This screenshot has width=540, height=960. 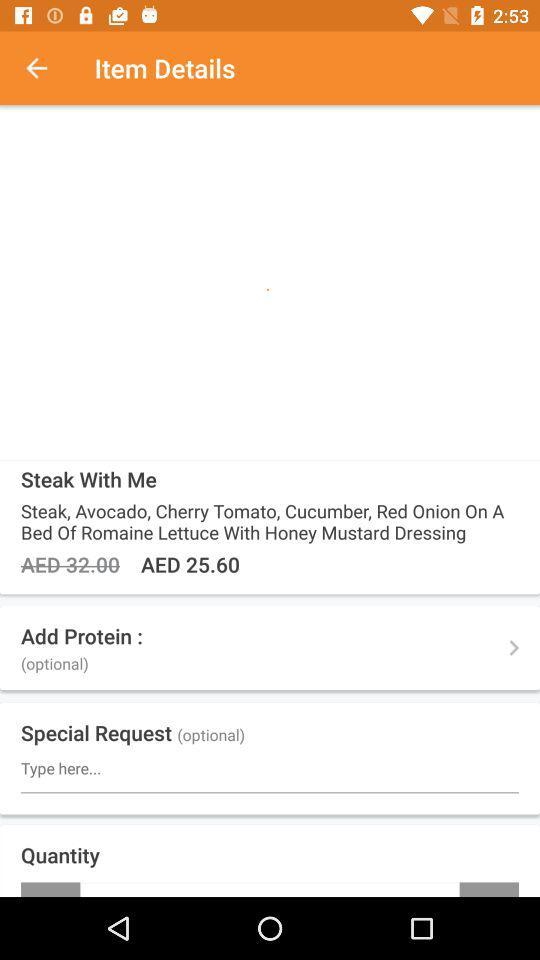 I want to click on go back, so click(x=47, y=68).